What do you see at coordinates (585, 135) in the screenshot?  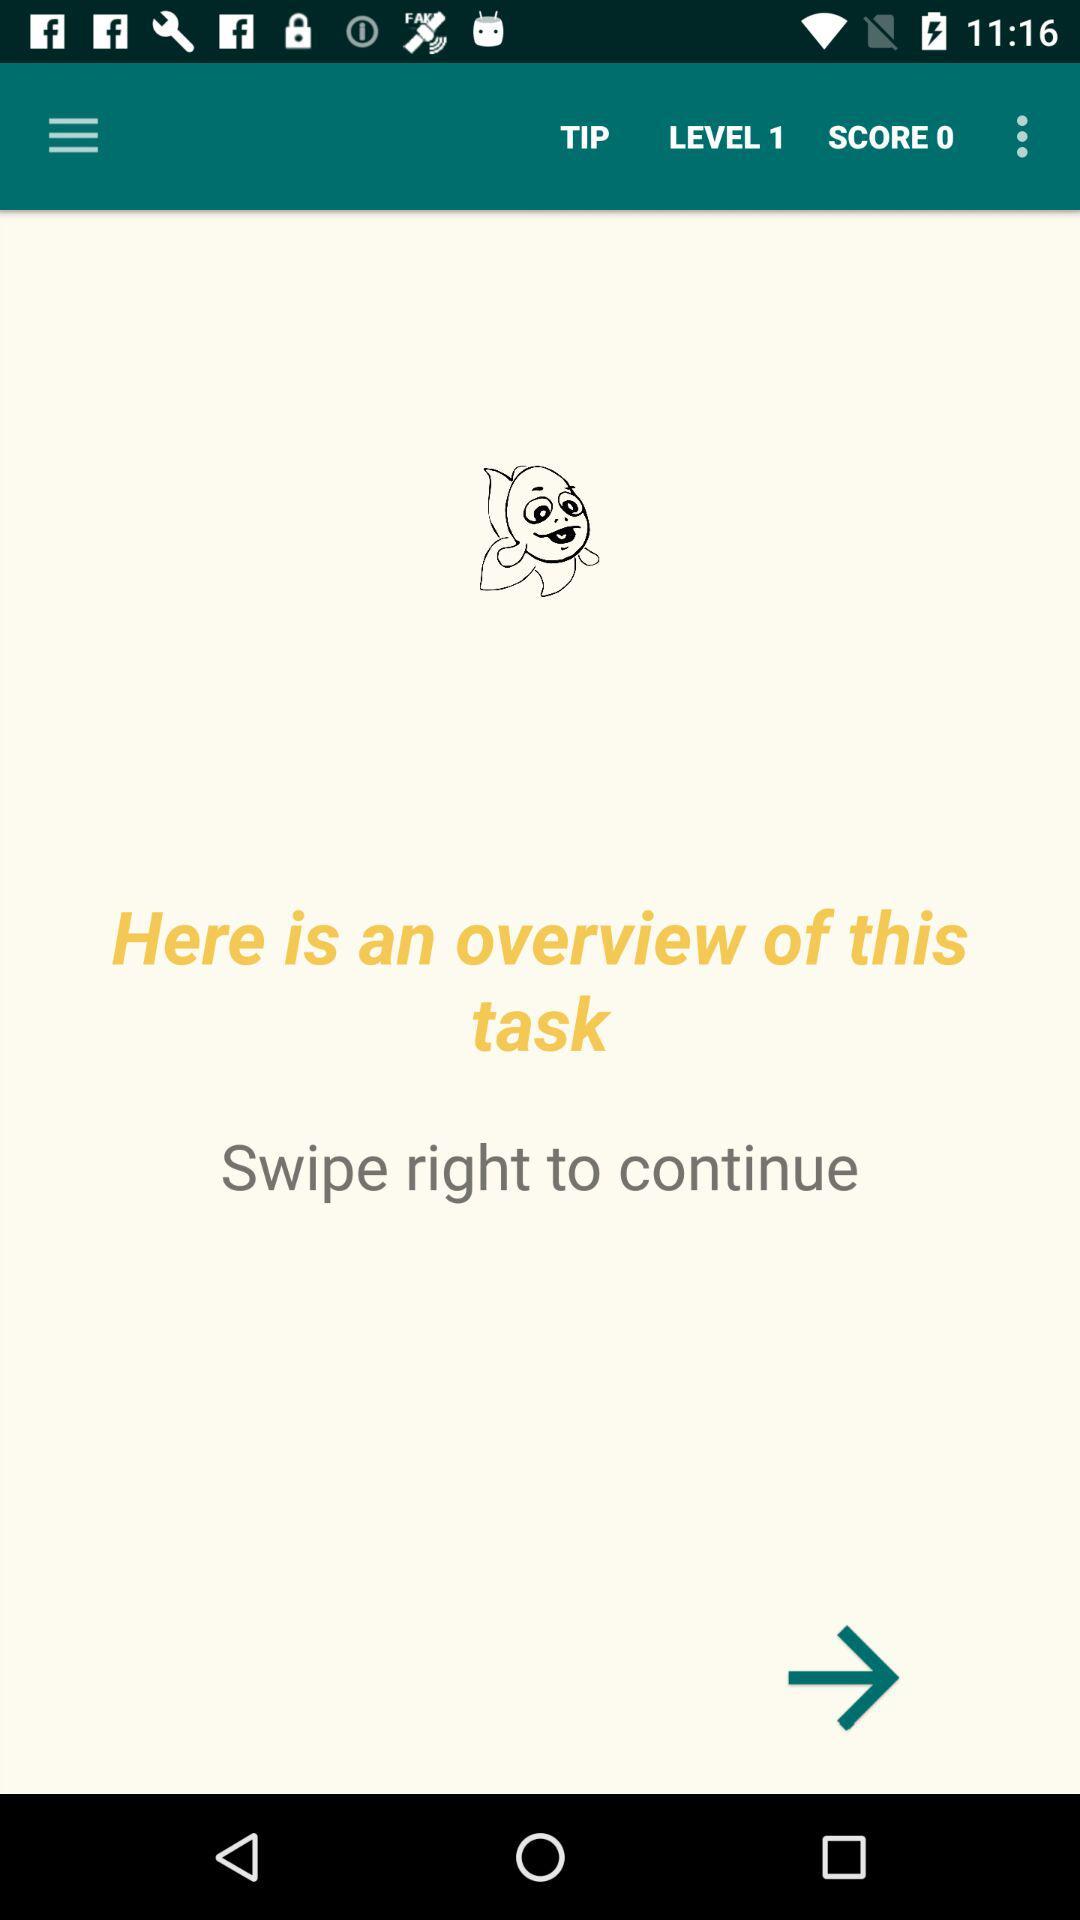 I see `tip item` at bounding box center [585, 135].